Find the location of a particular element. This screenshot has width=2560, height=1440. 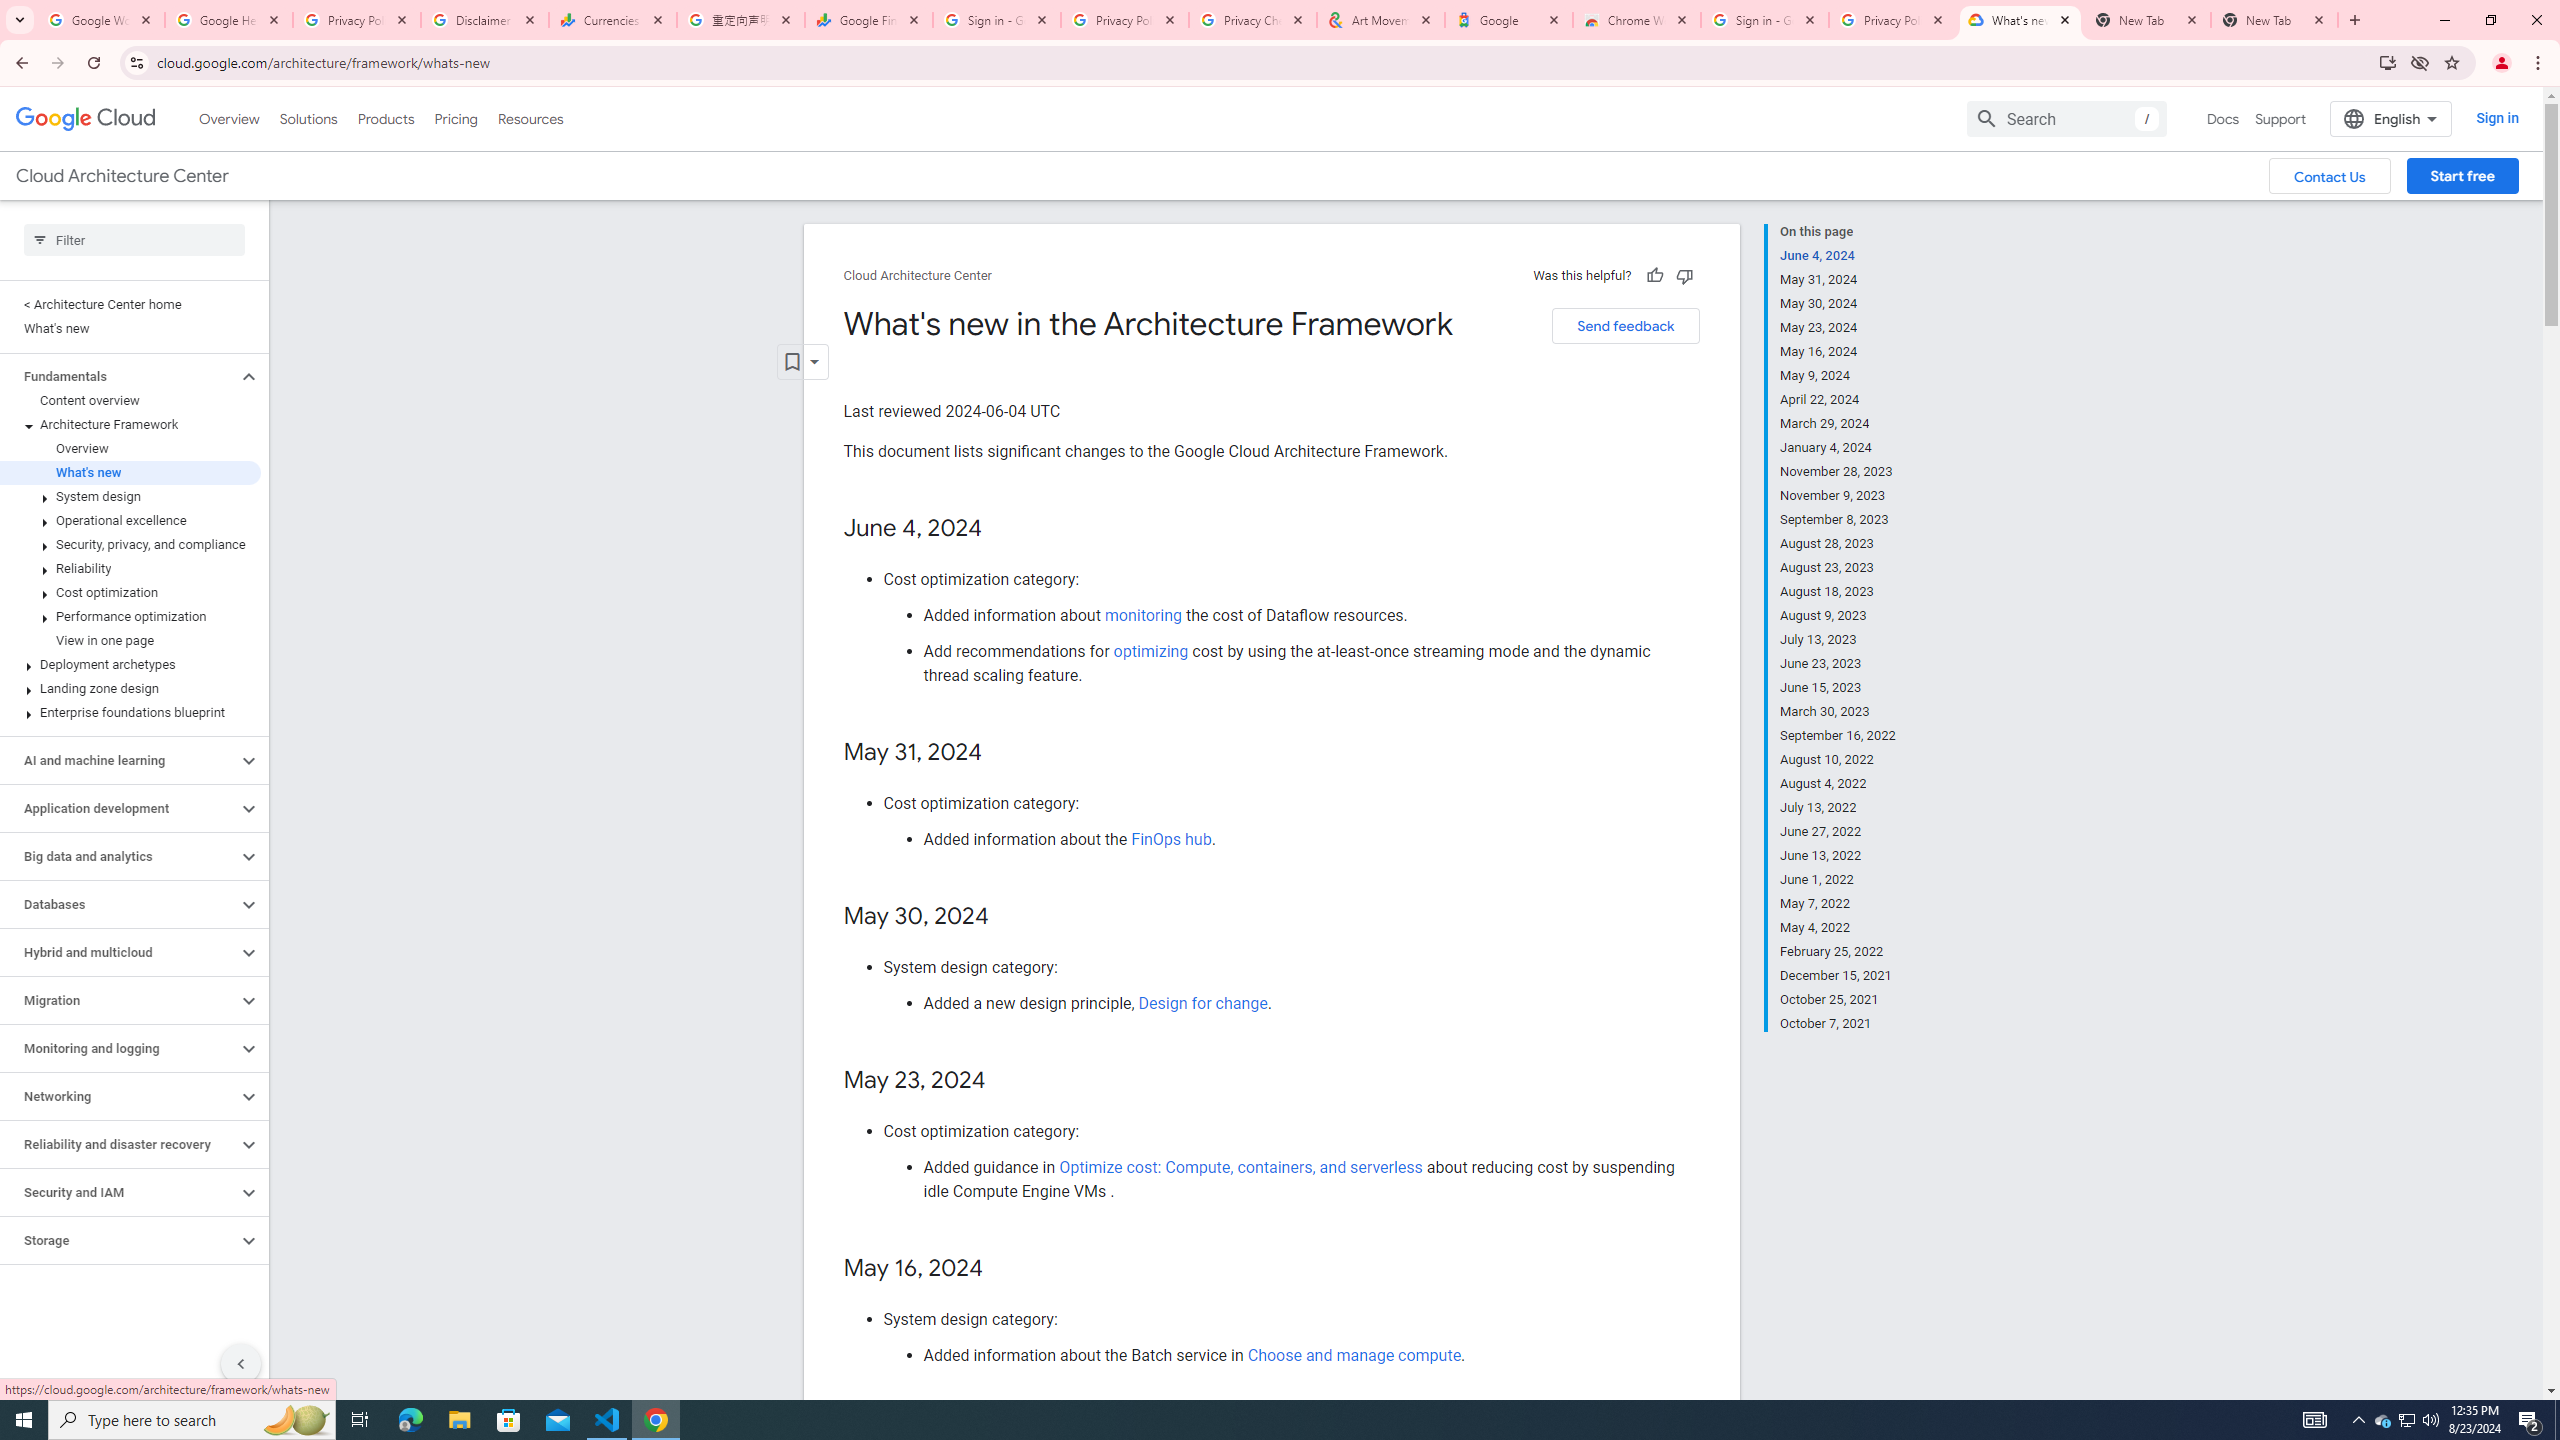

'Migration' is located at coordinates (118, 999).